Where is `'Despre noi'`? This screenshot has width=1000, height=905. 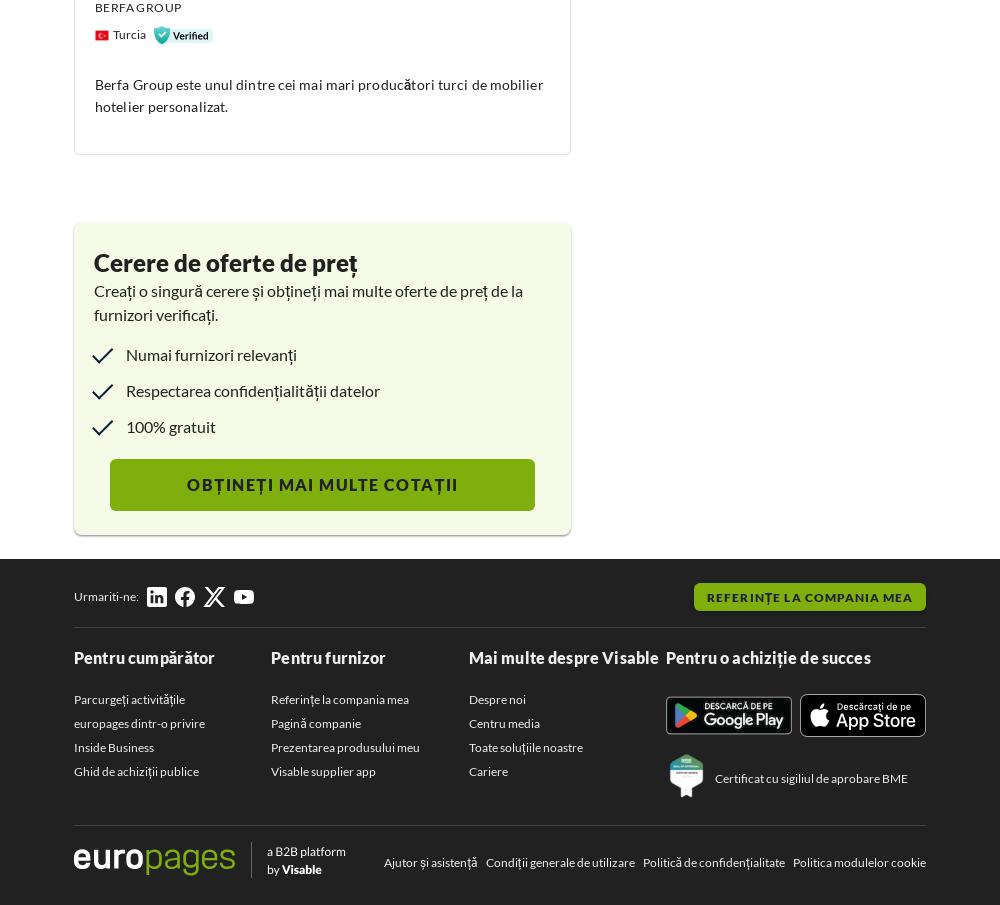 'Despre noi' is located at coordinates (467, 699).